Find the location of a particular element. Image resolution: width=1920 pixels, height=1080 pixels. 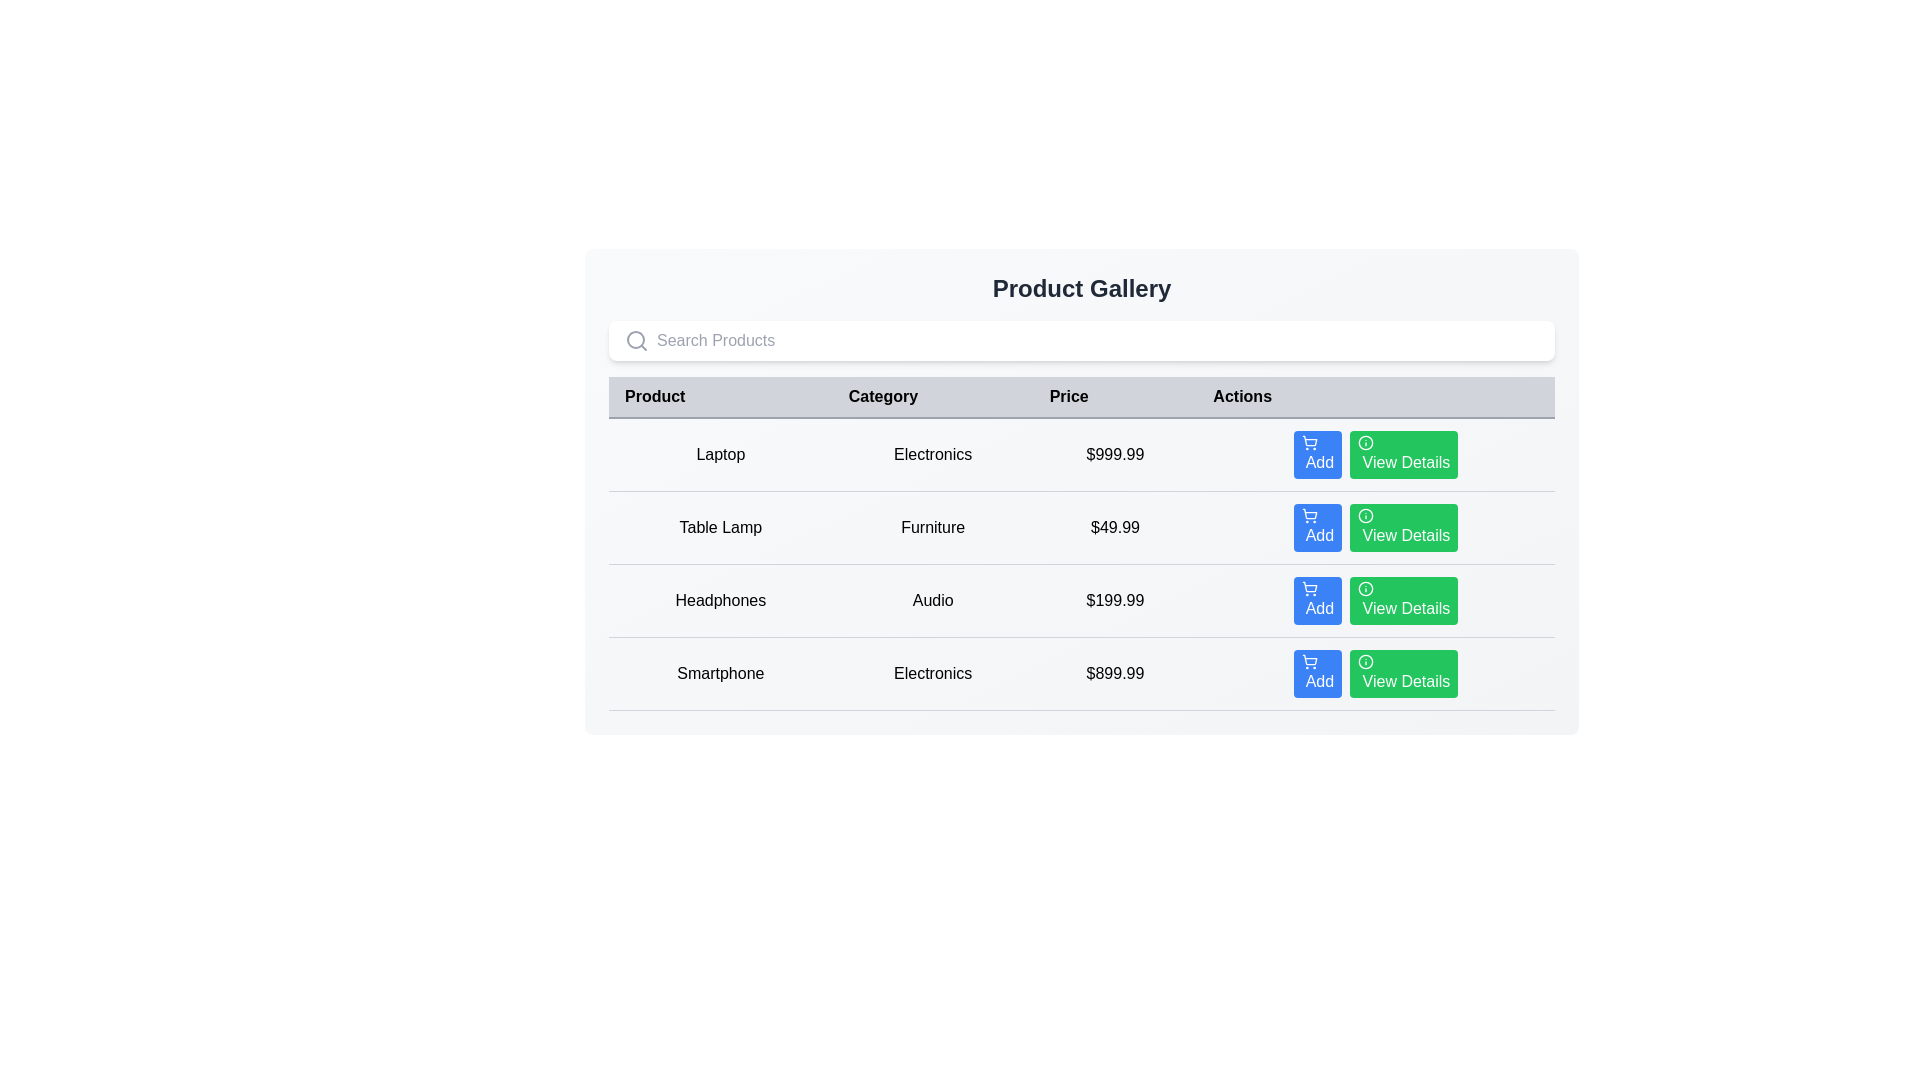

the first Circle SVG element is located at coordinates (1365, 588).